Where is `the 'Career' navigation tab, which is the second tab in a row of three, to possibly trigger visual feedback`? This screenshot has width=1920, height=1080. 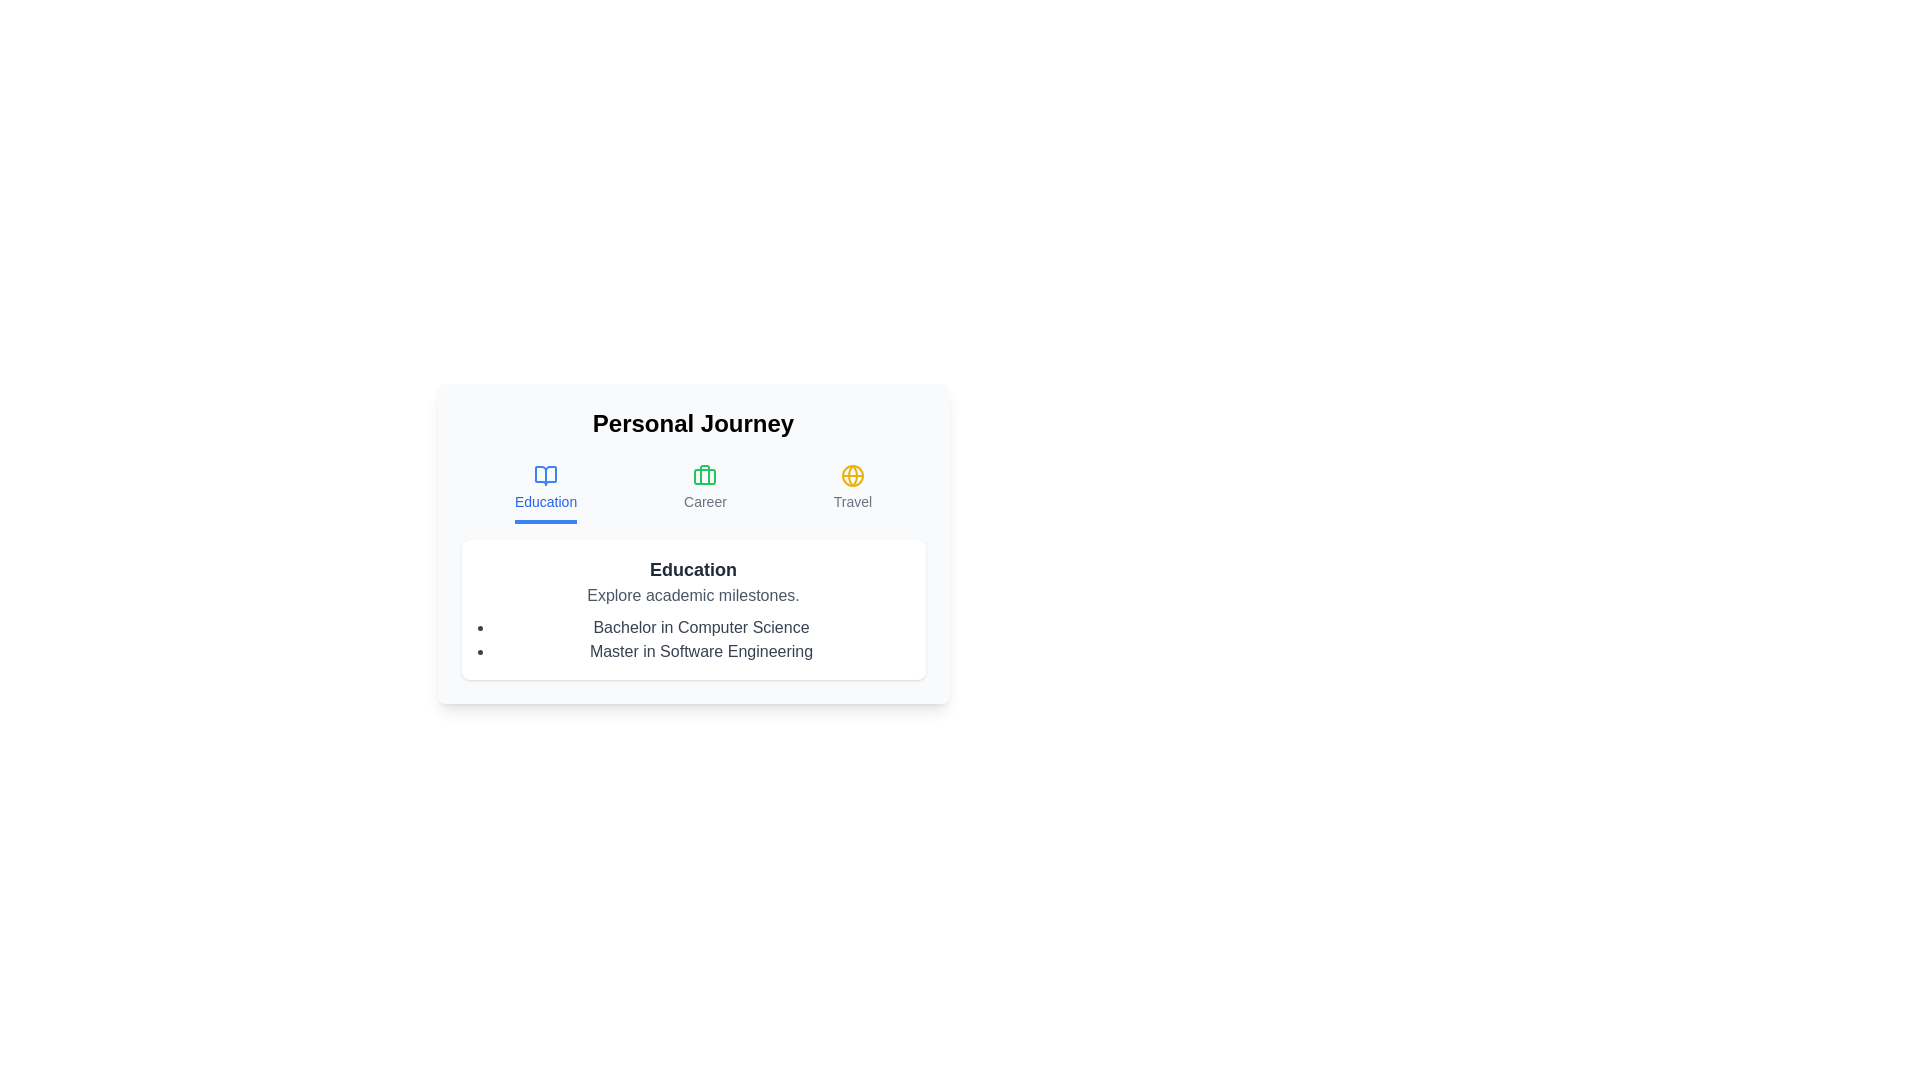 the 'Career' navigation tab, which is the second tab in a row of three, to possibly trigger visual feedback is located at coordinates (705, 493).